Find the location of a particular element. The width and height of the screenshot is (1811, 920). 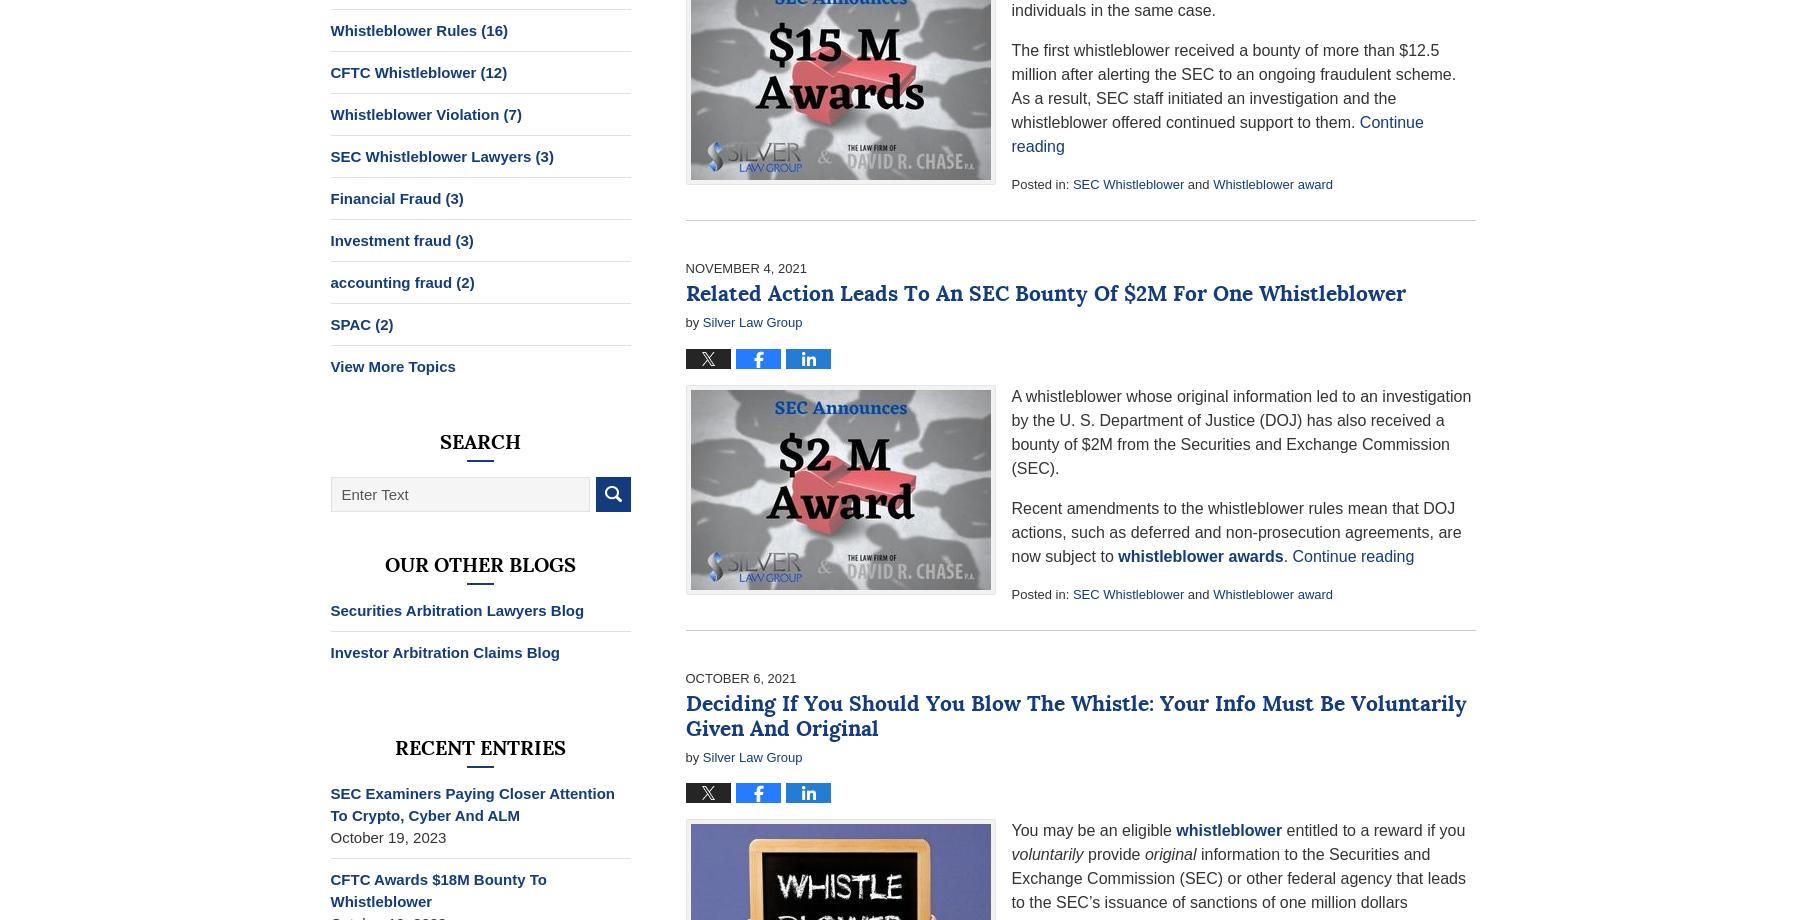

'(16)' is located at coordinates (481, 30).